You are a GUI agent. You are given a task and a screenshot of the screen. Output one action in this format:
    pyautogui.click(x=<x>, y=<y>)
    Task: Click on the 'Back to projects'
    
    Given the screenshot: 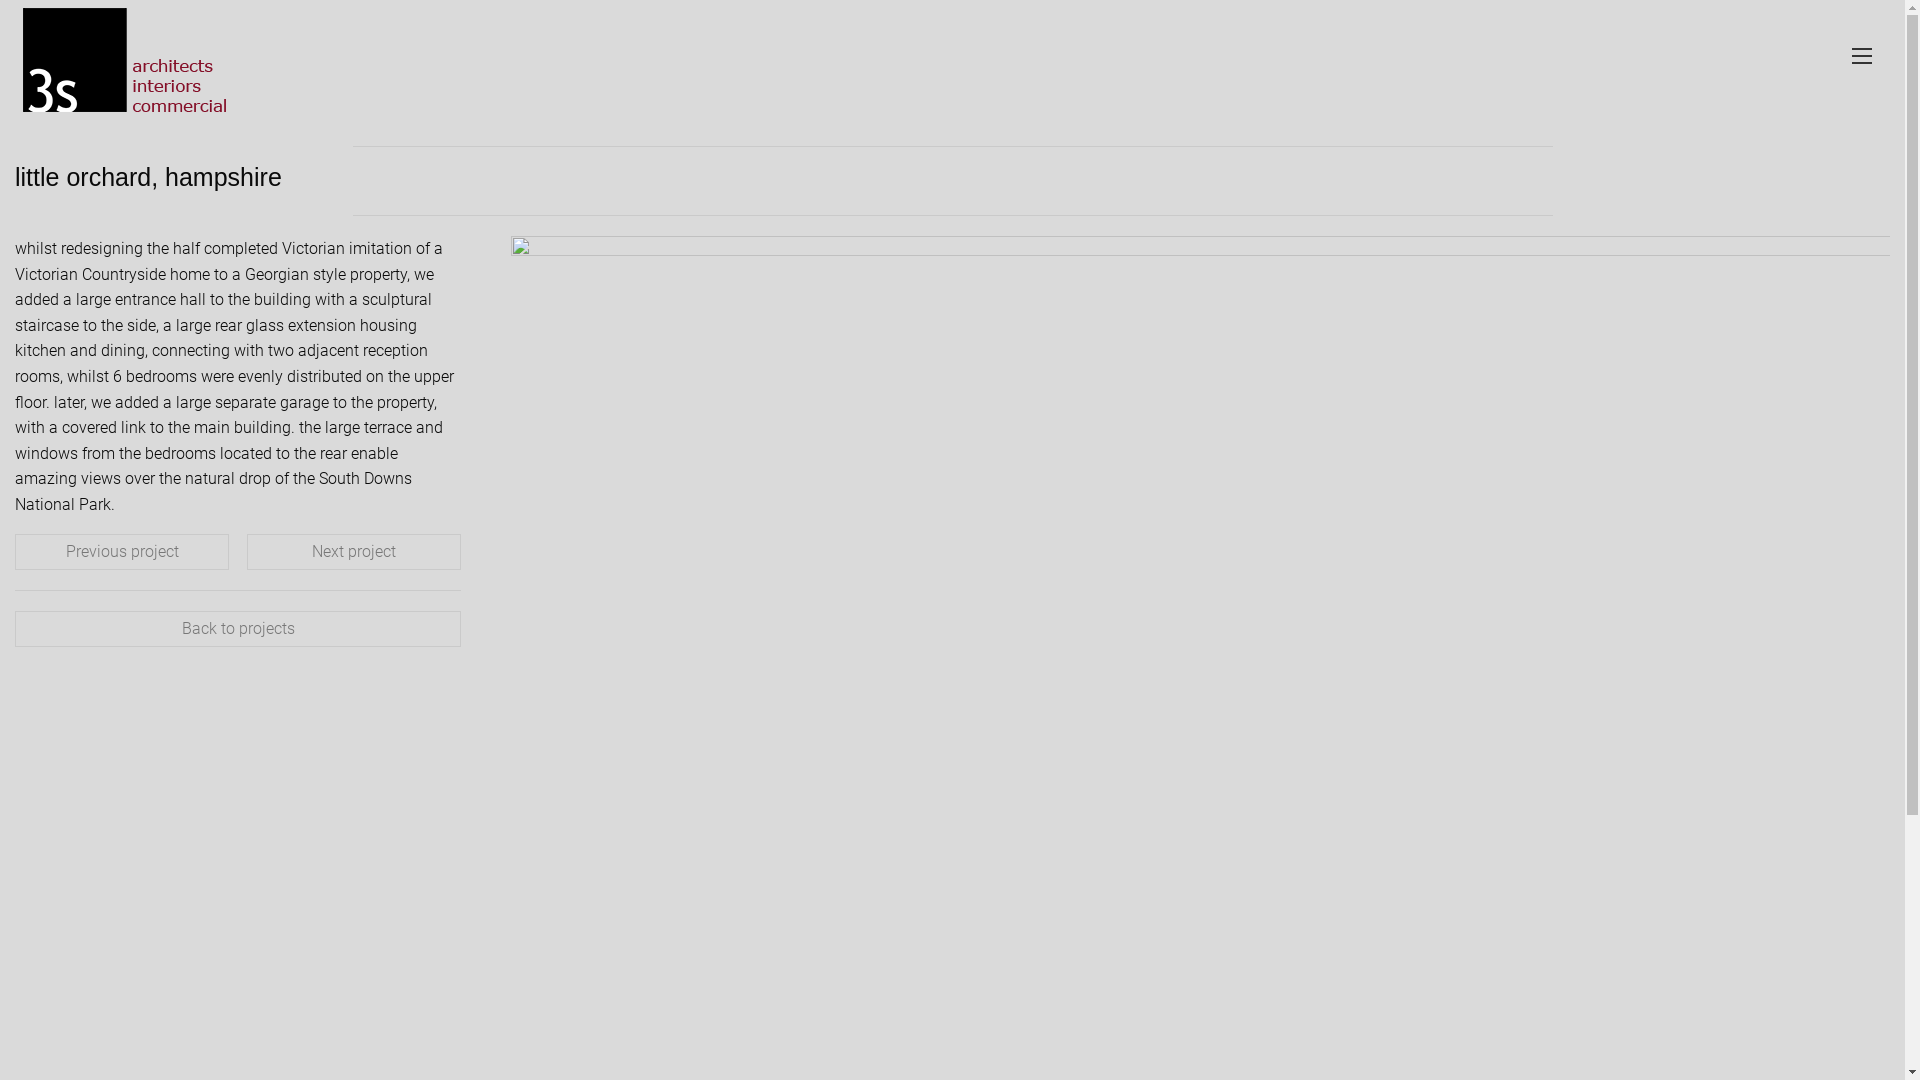 What is the action you would take?
    pyautogui.click(x=238, y=627)
    